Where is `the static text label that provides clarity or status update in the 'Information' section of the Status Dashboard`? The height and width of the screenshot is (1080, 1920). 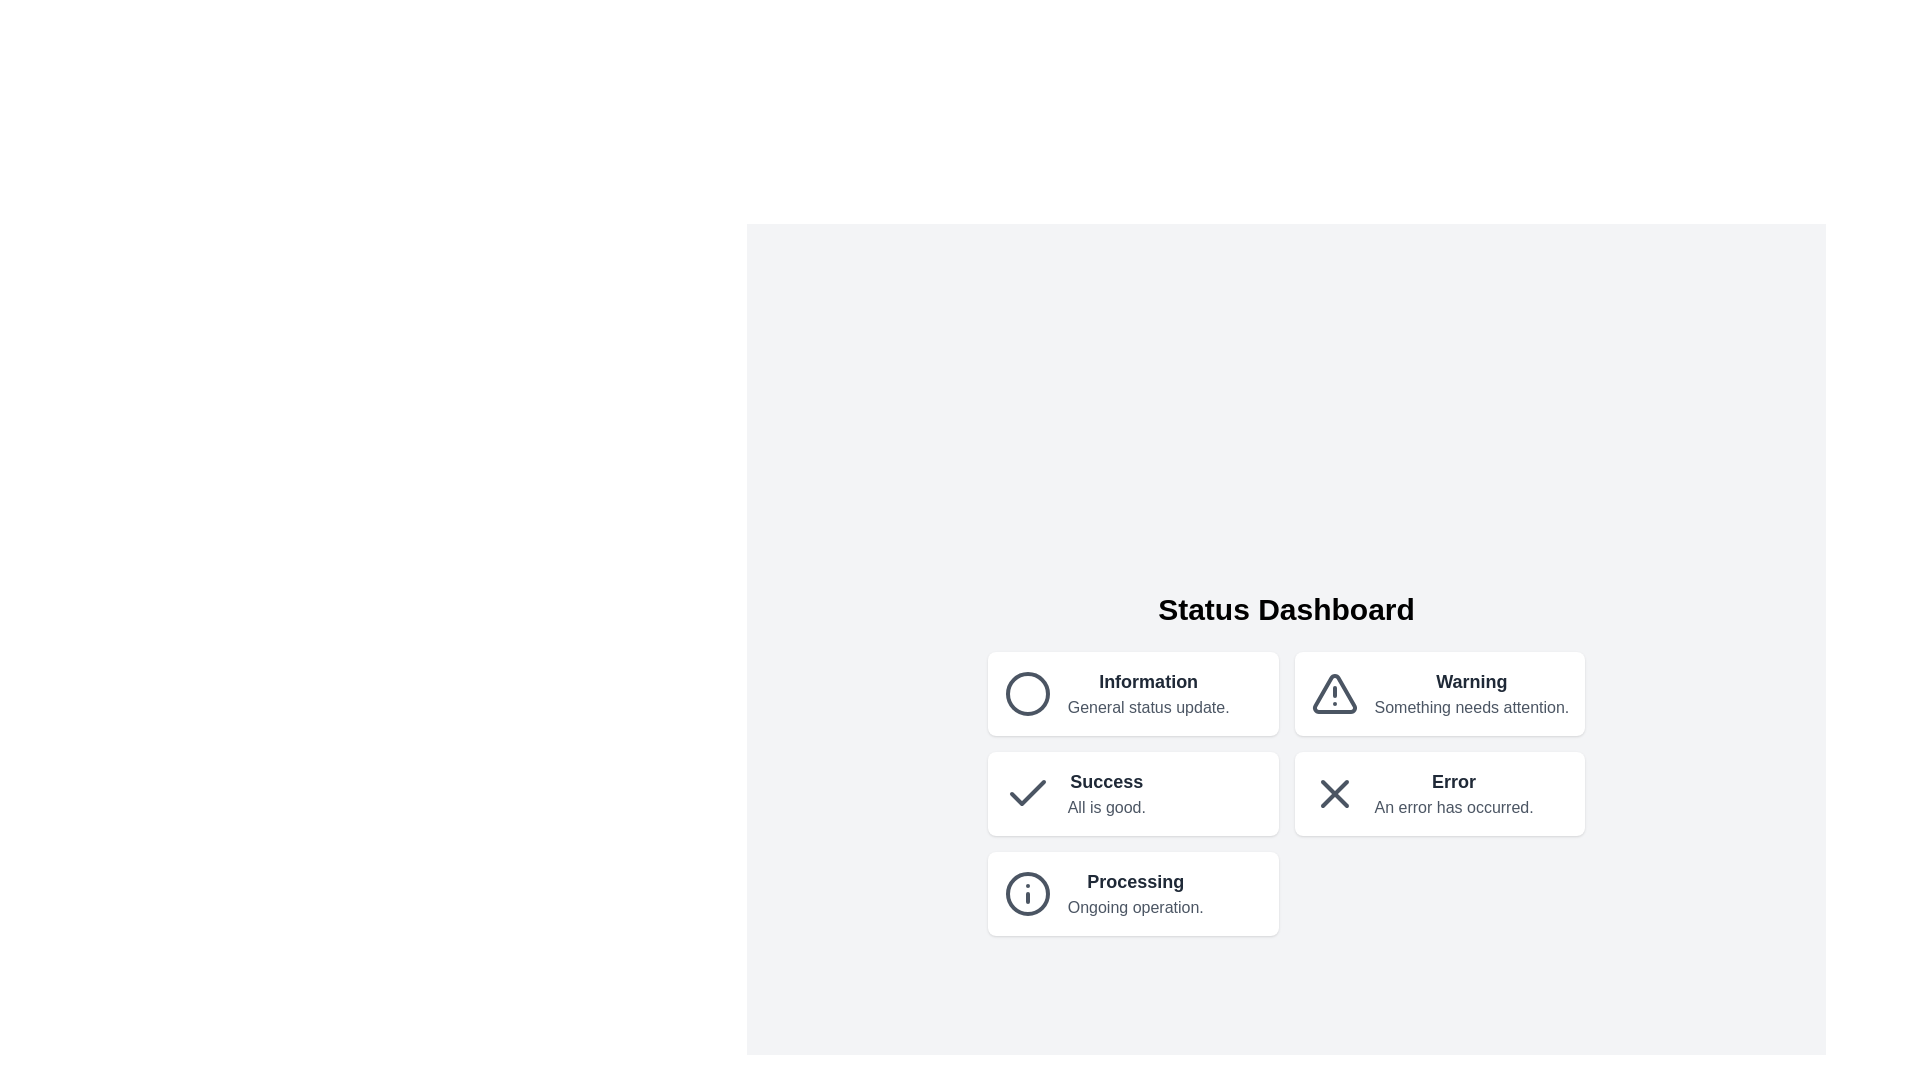
the static text label that provides clarity or status update in the 'Information' section of the Status Dashboard is located at coordinates (1148, 707).